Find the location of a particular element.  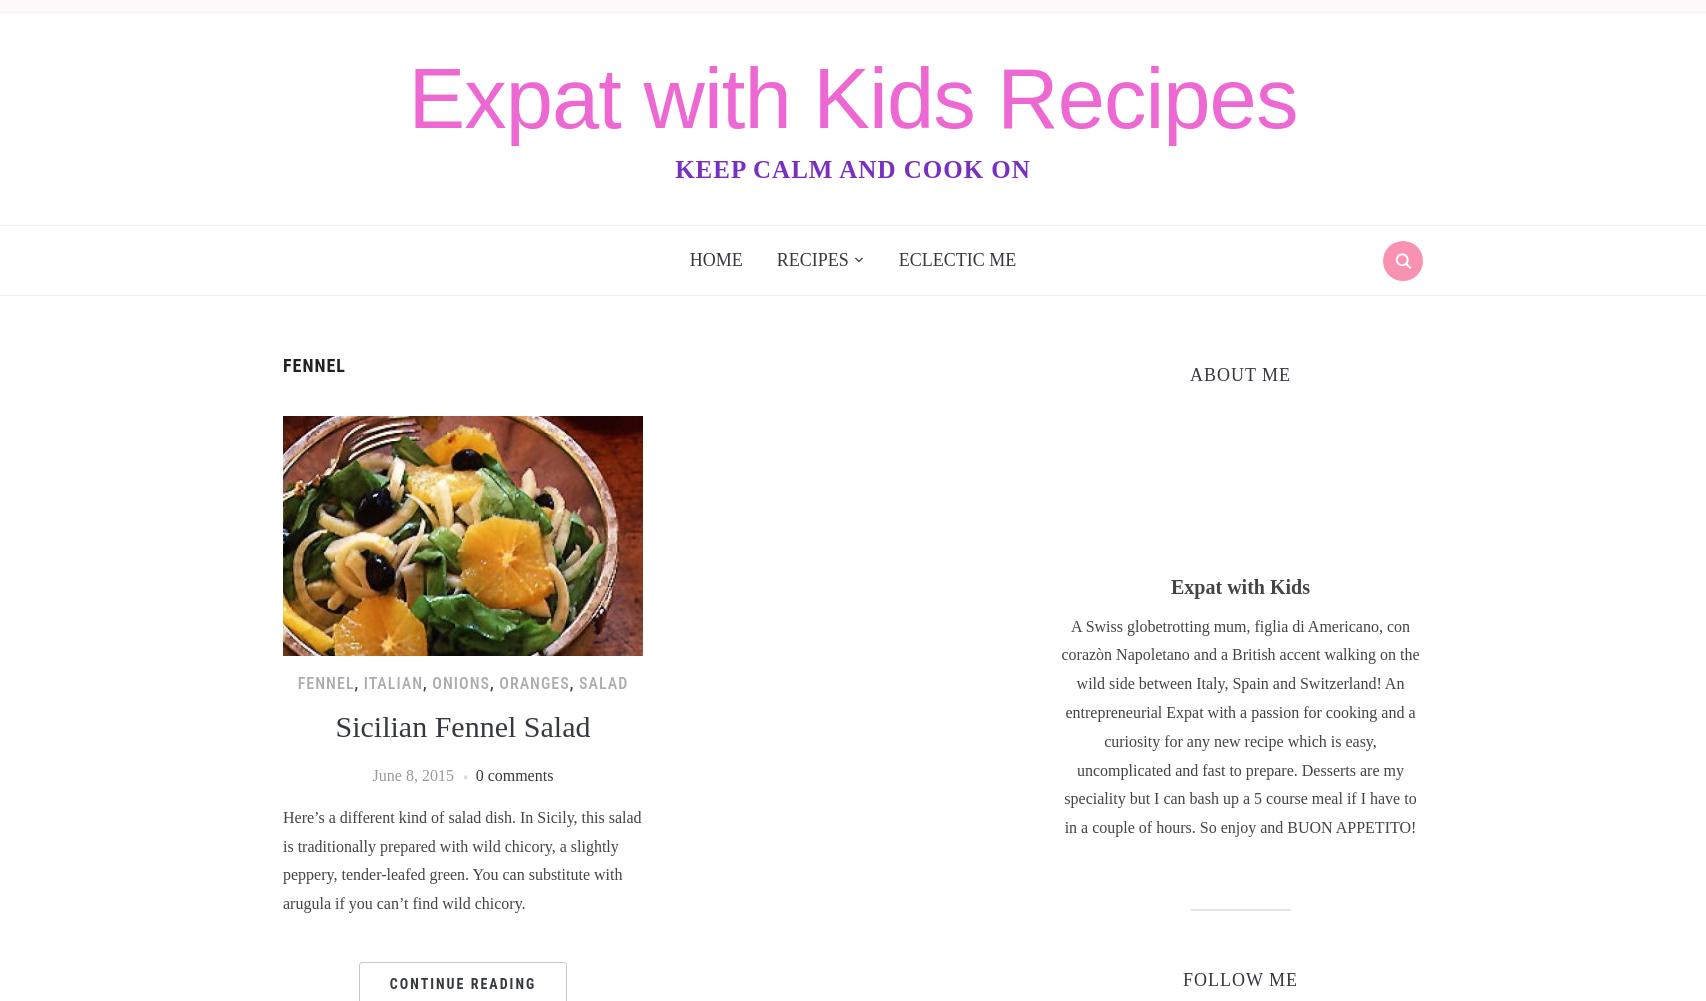

'Continue Reading' is located at coordinates (388, 981).